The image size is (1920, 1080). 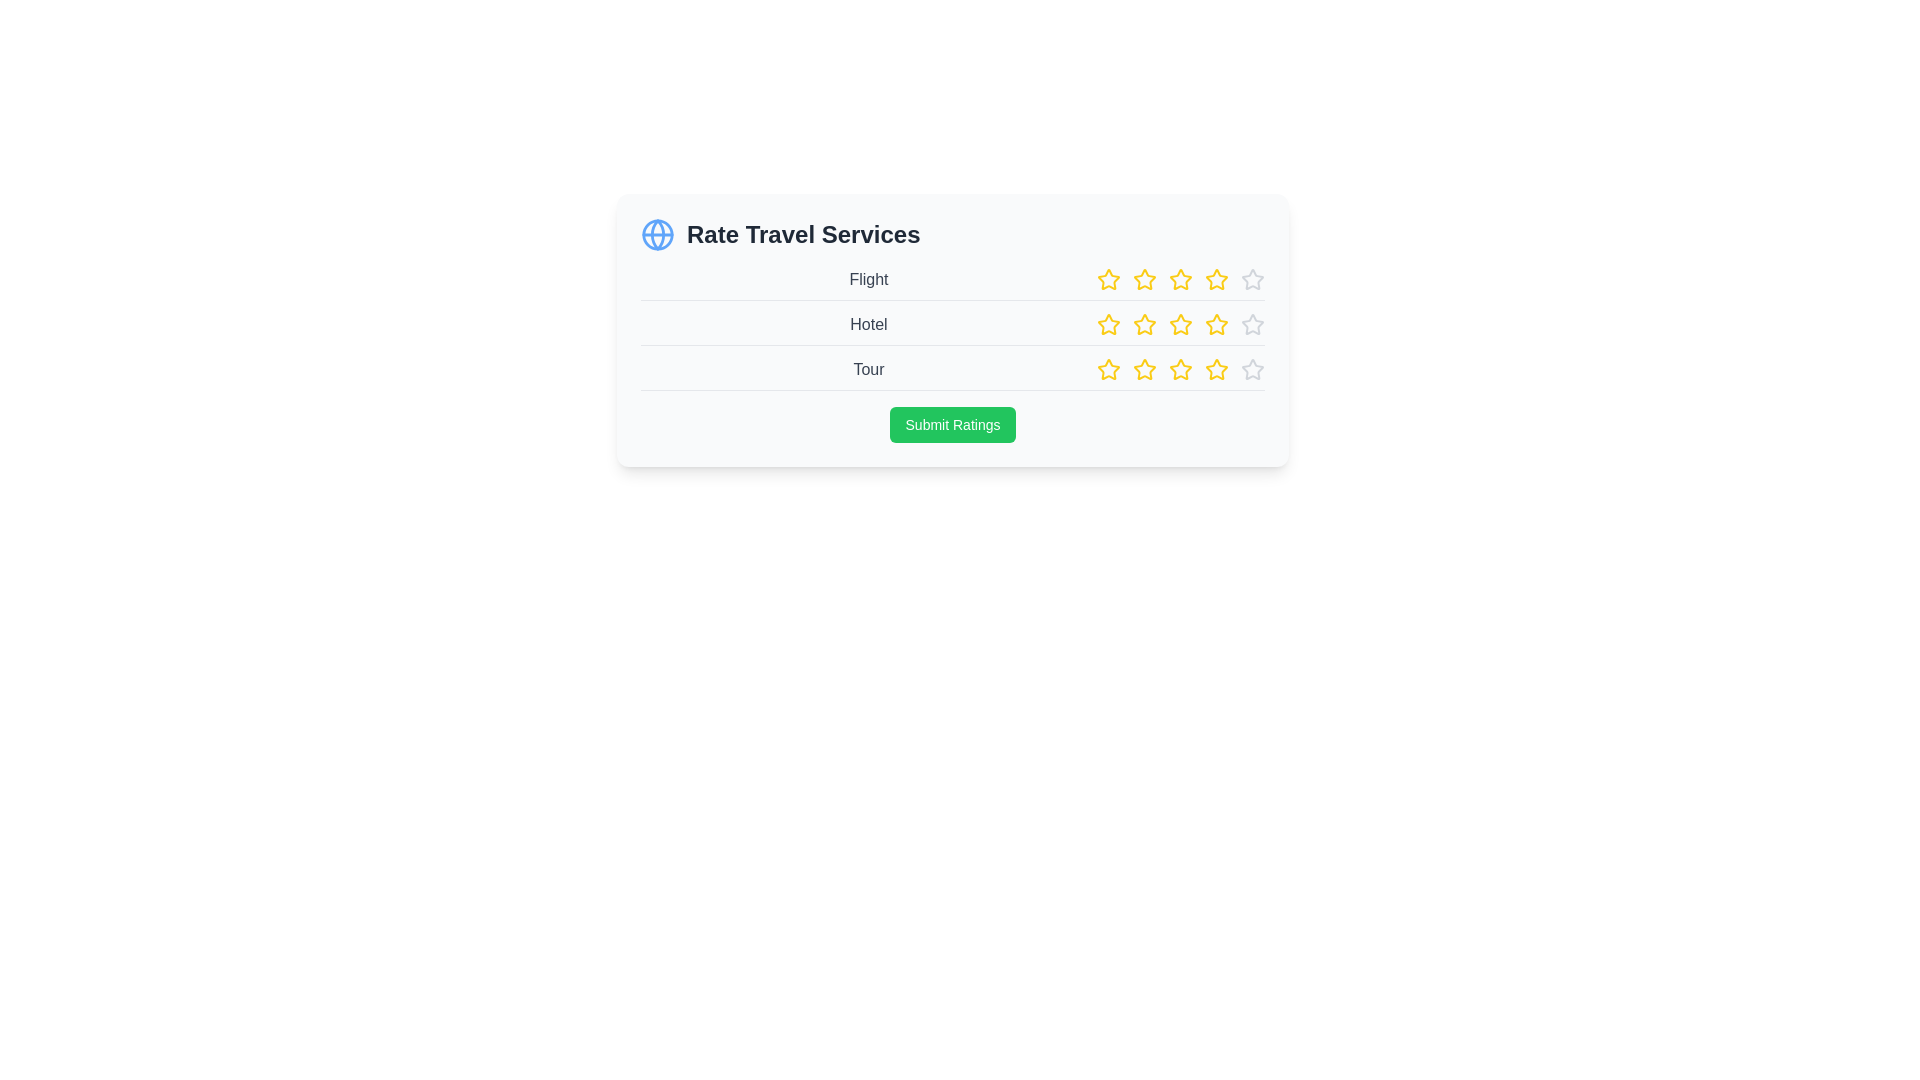 I want to click on the green button labeled 'Submit Ratings' located at the bottom of the form, so click(x=952, y=423).